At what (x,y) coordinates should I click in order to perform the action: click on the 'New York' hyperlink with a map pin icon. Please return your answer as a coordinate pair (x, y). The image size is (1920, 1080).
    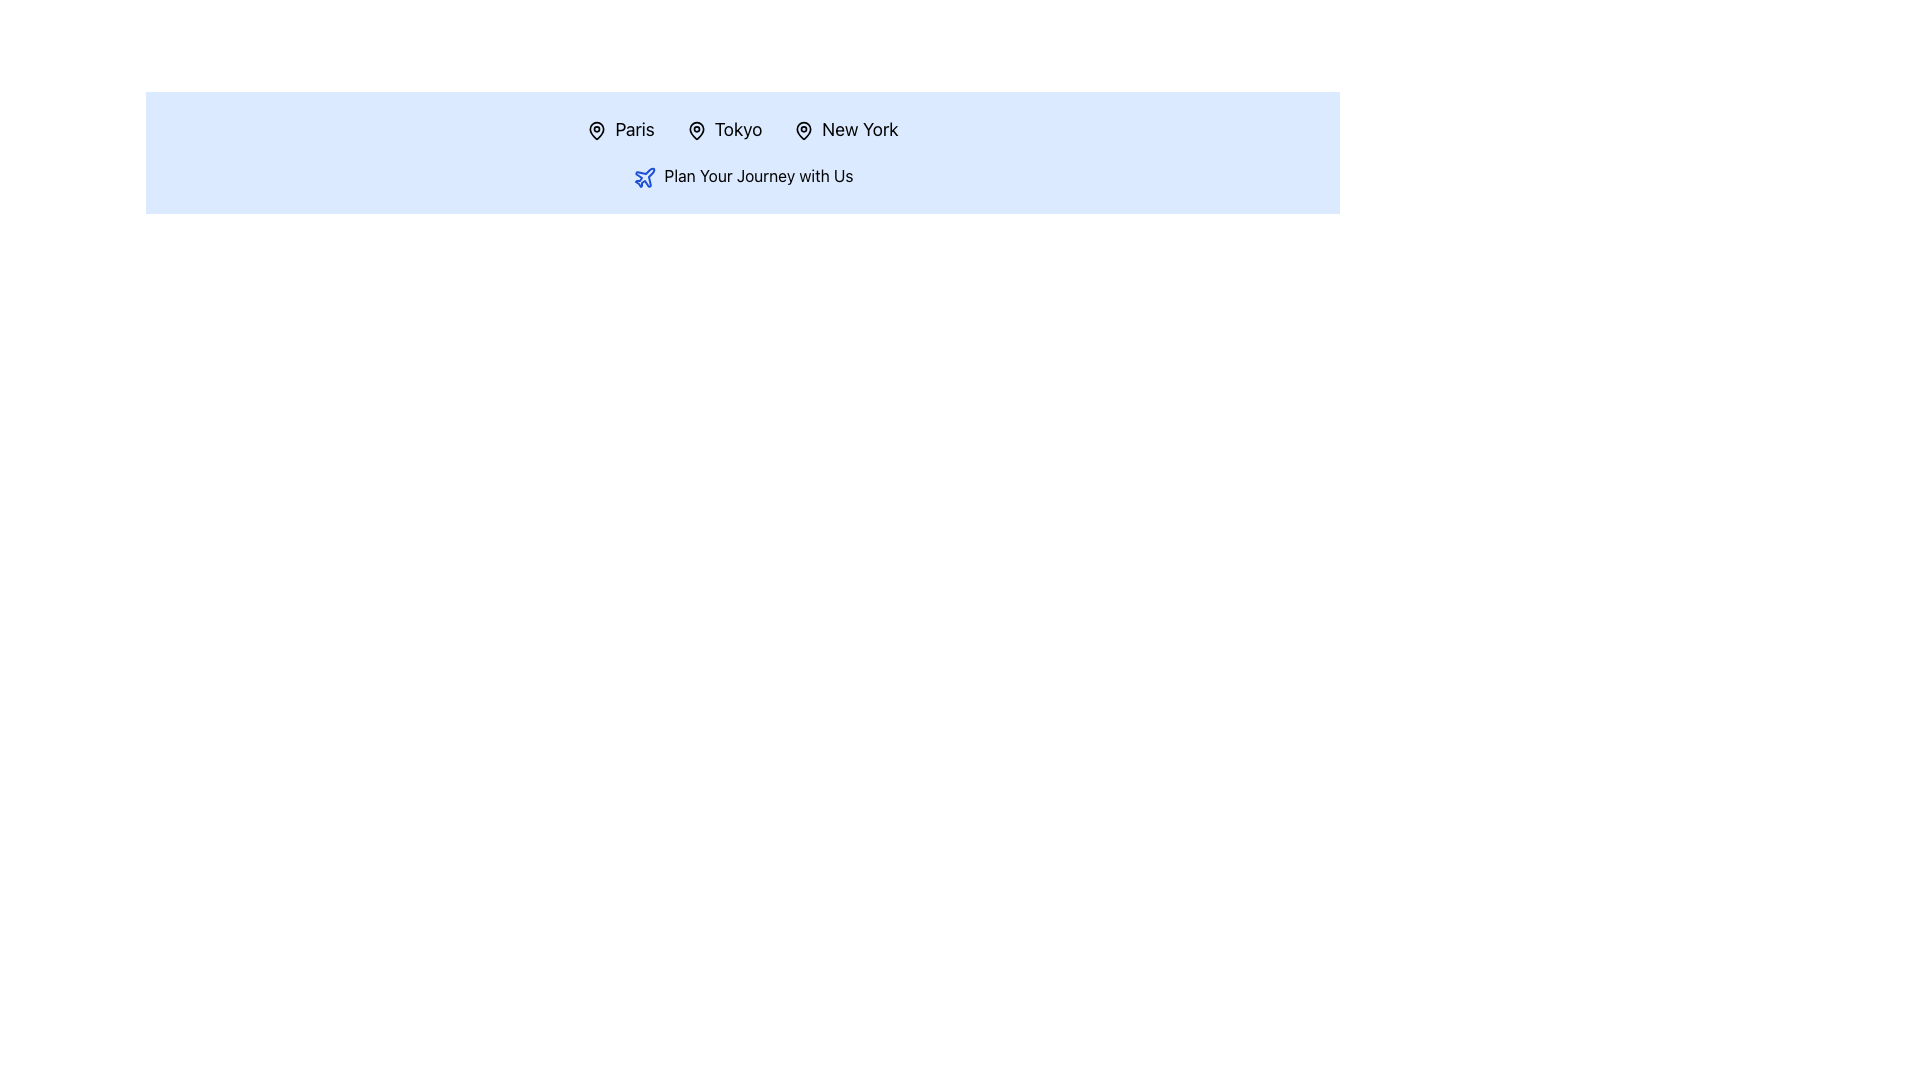
    Looking at the image, I should click on (846, 129).